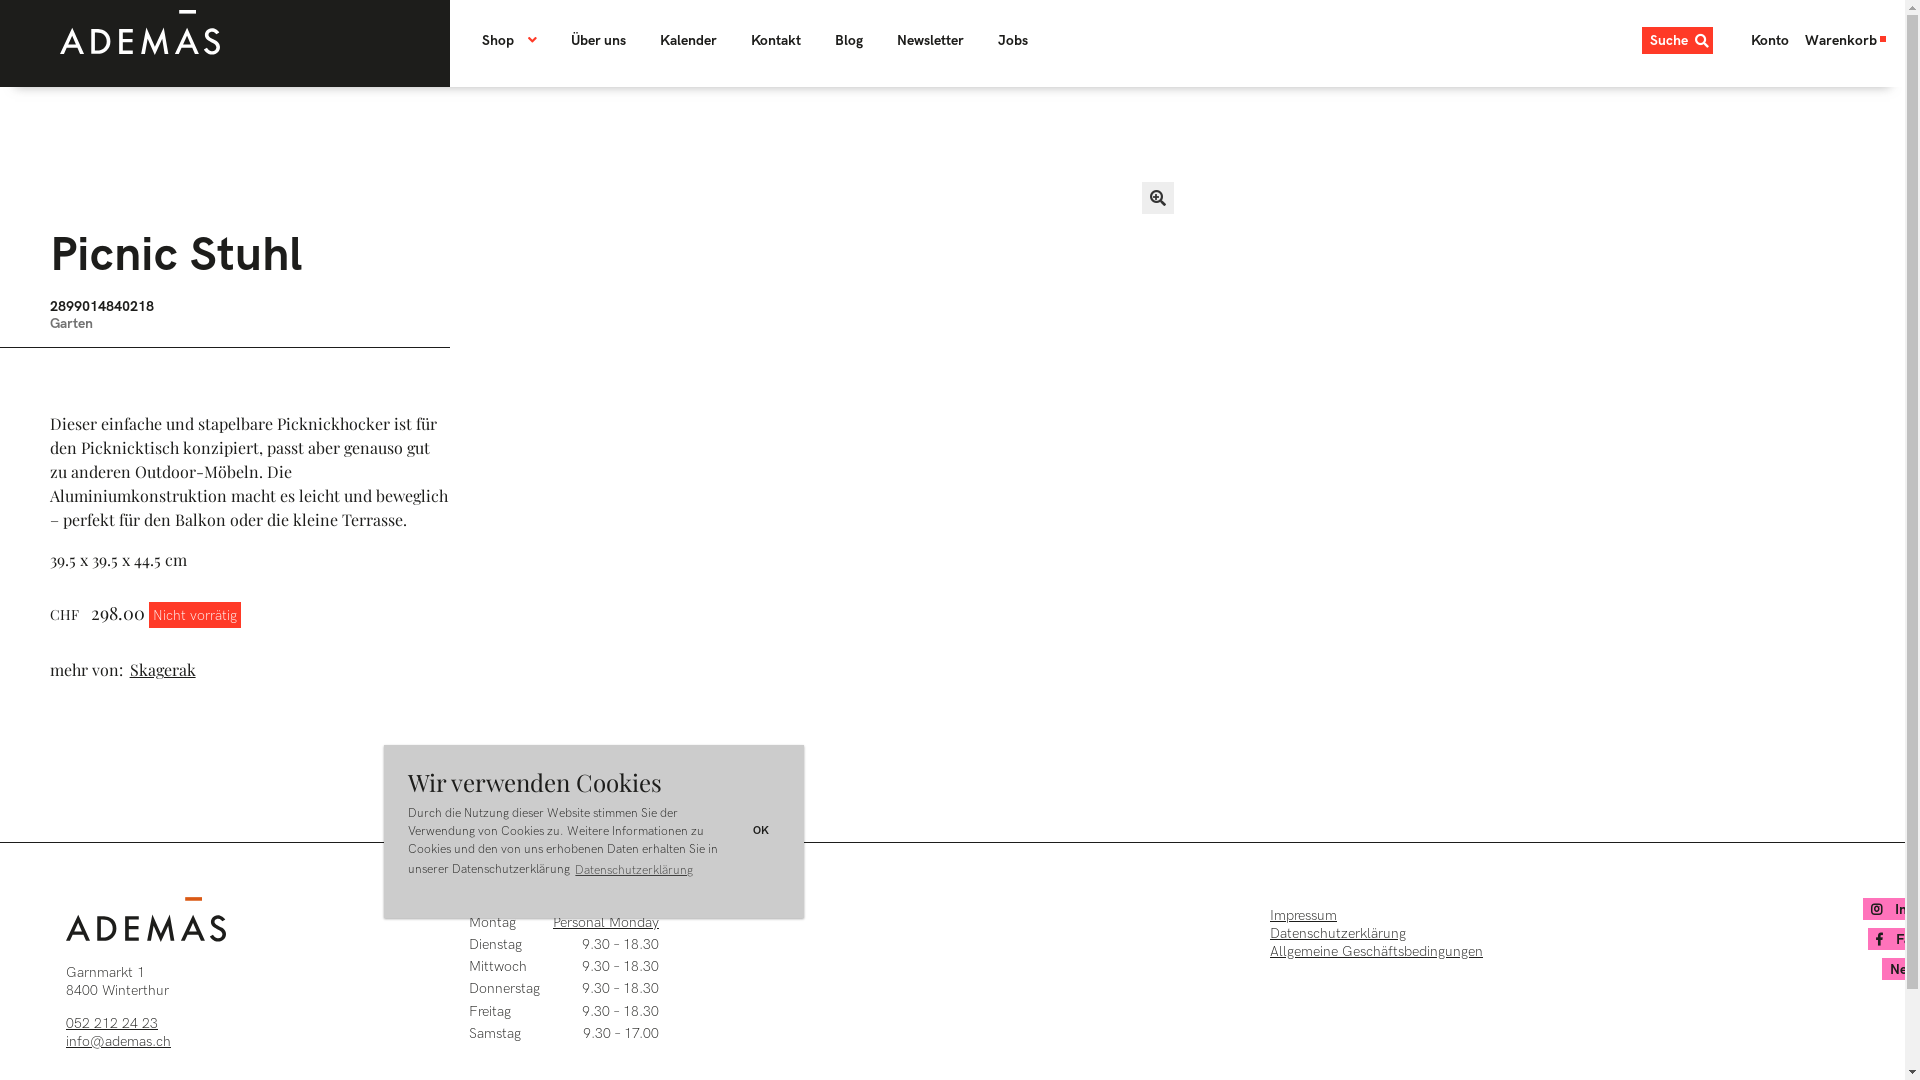 The image size is (1920, 1080). What do you see at coordinates (688, 40) in the screenshot?
I see `'Kalender'` at bounding box center [688, 40].